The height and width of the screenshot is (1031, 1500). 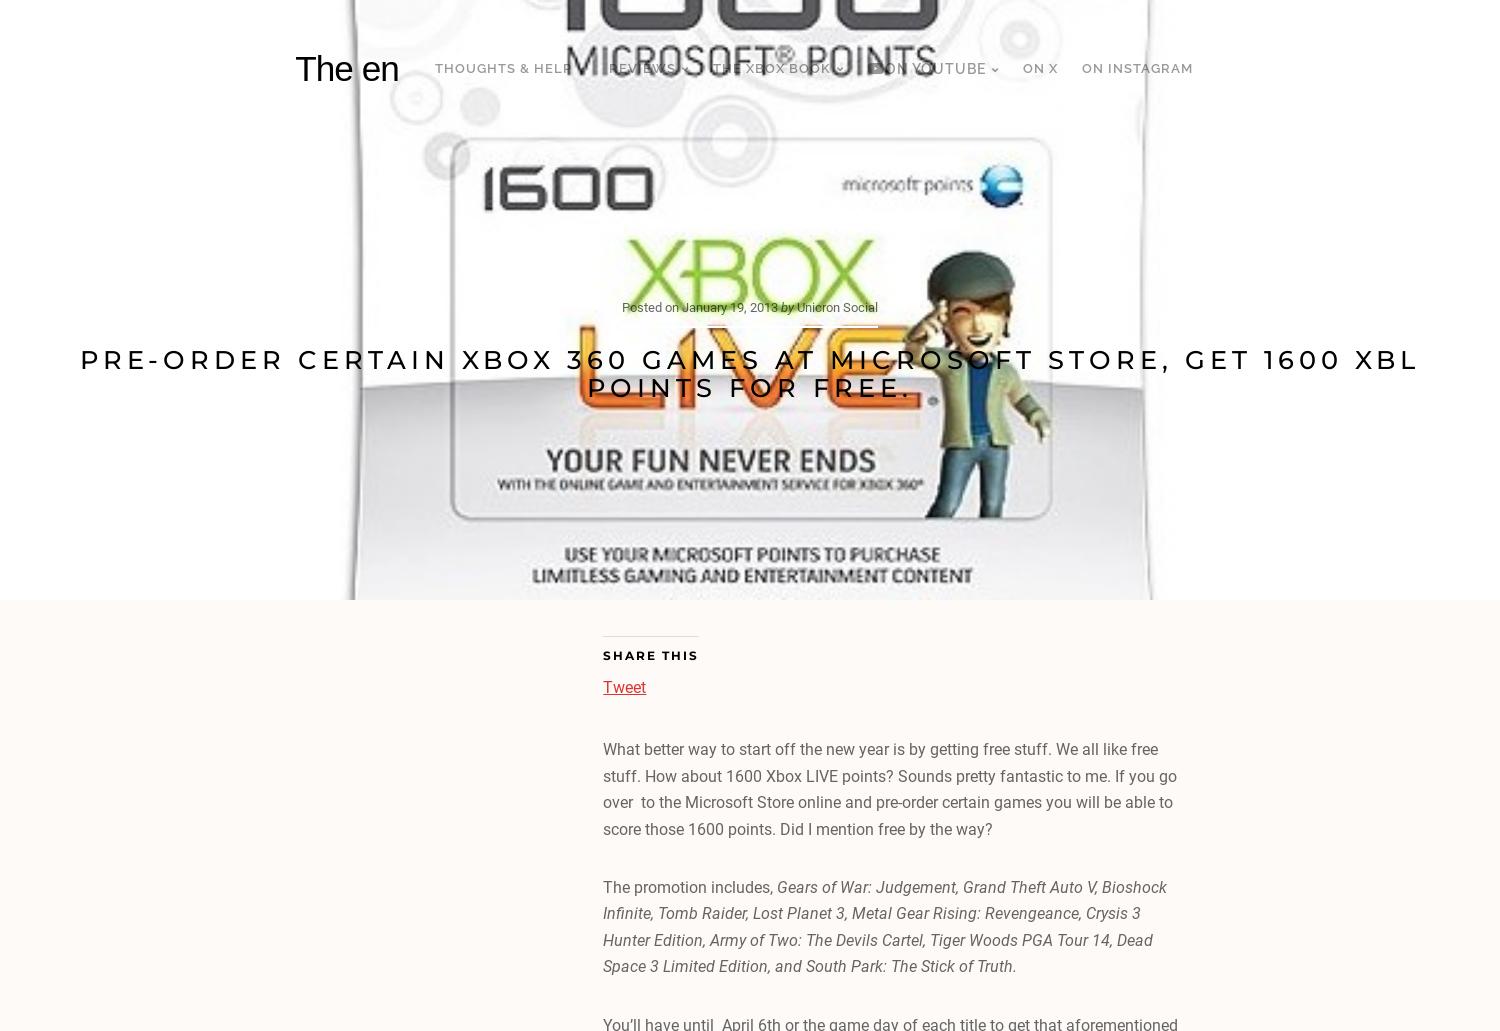 I want to click on 'Unicron Social', so click(x=836, y=306).